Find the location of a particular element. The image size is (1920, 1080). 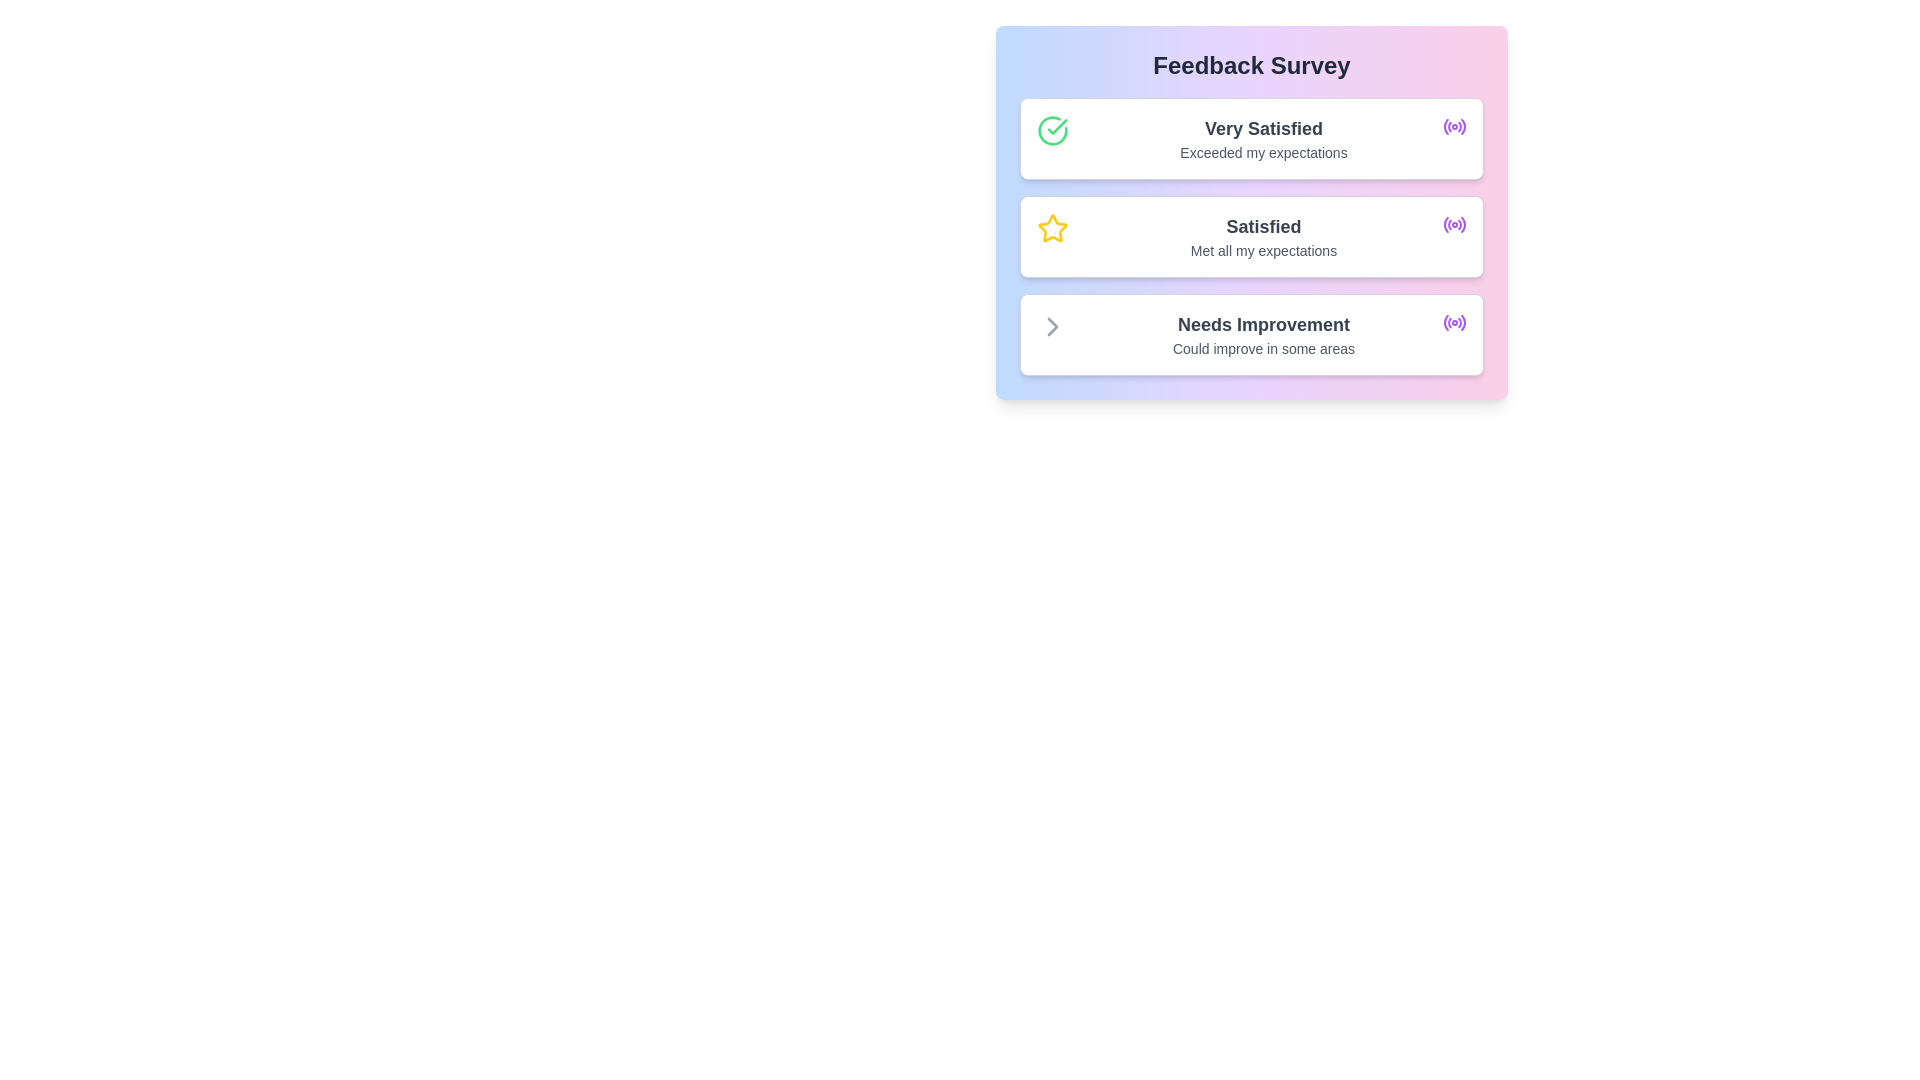

the main label for the third feedback option, which summarizes the quality evaluation in the feedback survey interface is located at coordinates (1262, 323).